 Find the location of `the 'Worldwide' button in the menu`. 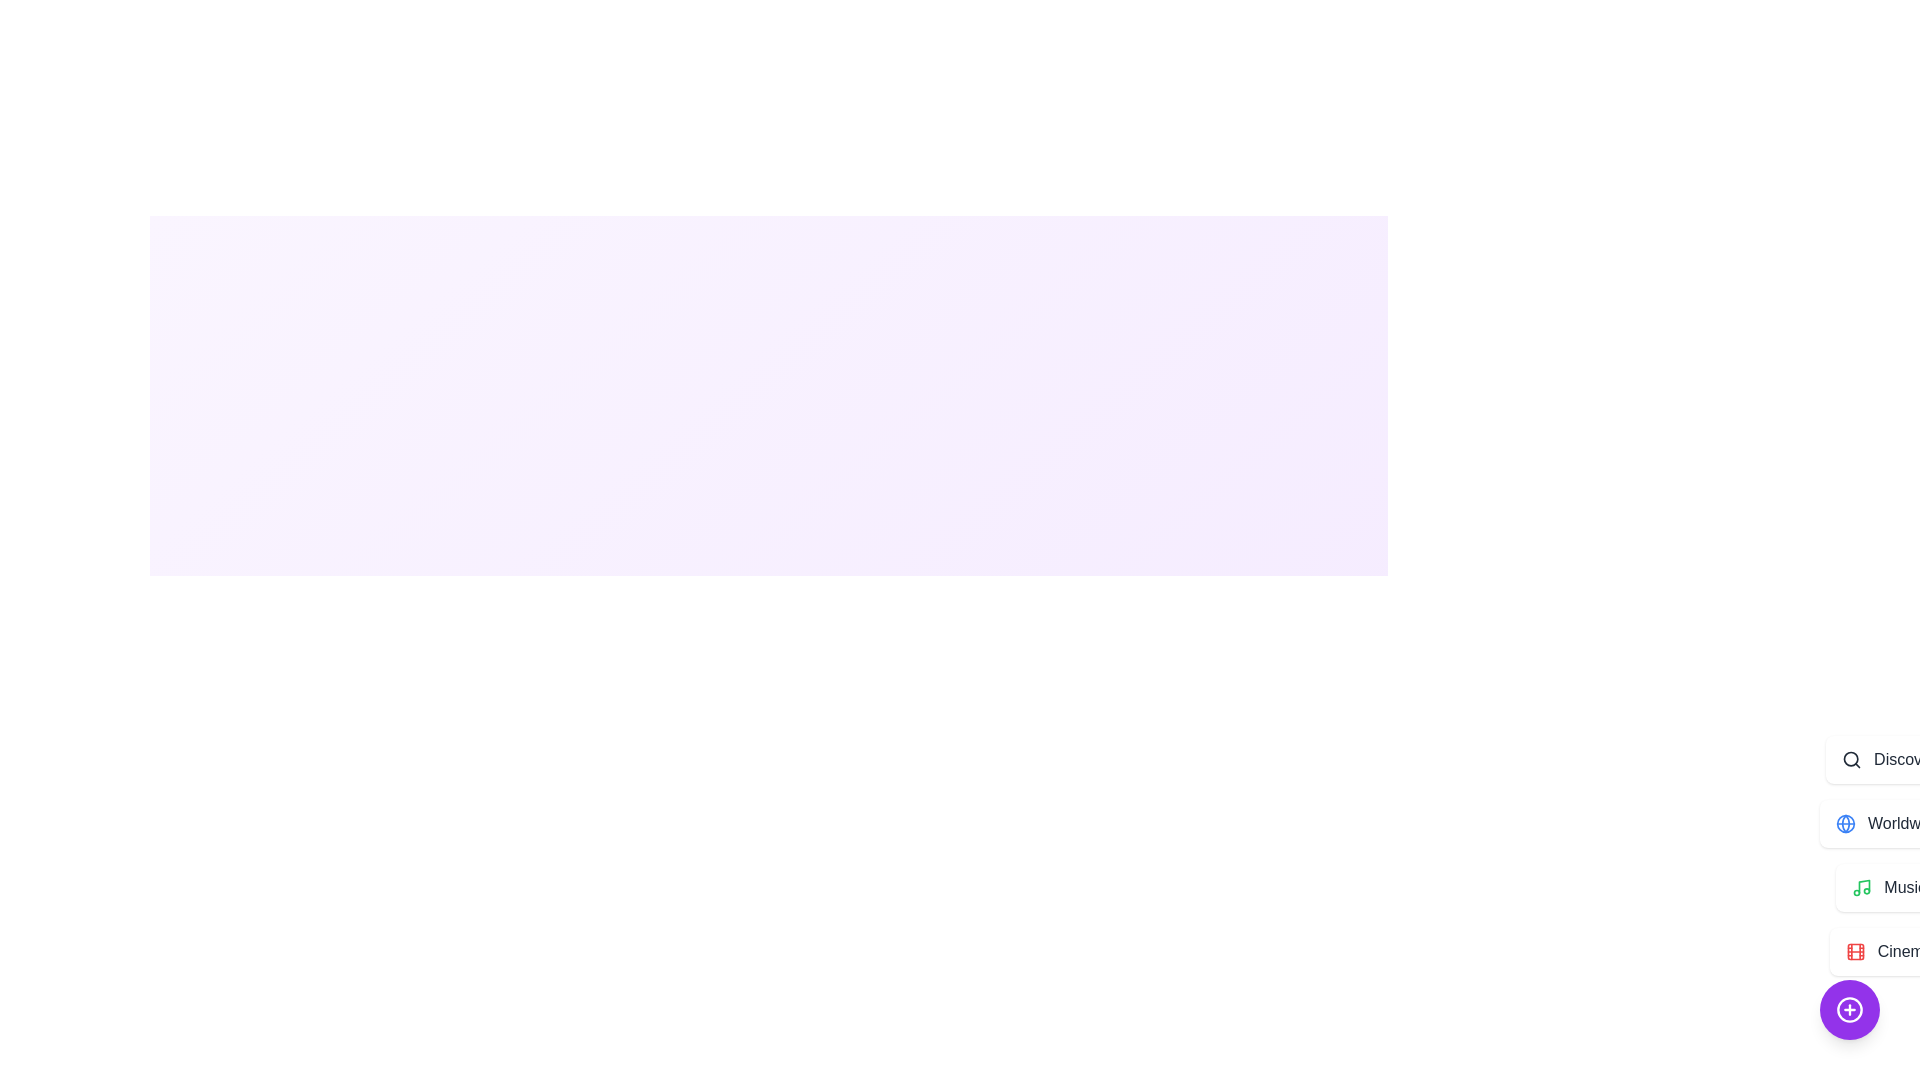

the 'Worldwide' button in the menu is located at coordinates (1888, 824).